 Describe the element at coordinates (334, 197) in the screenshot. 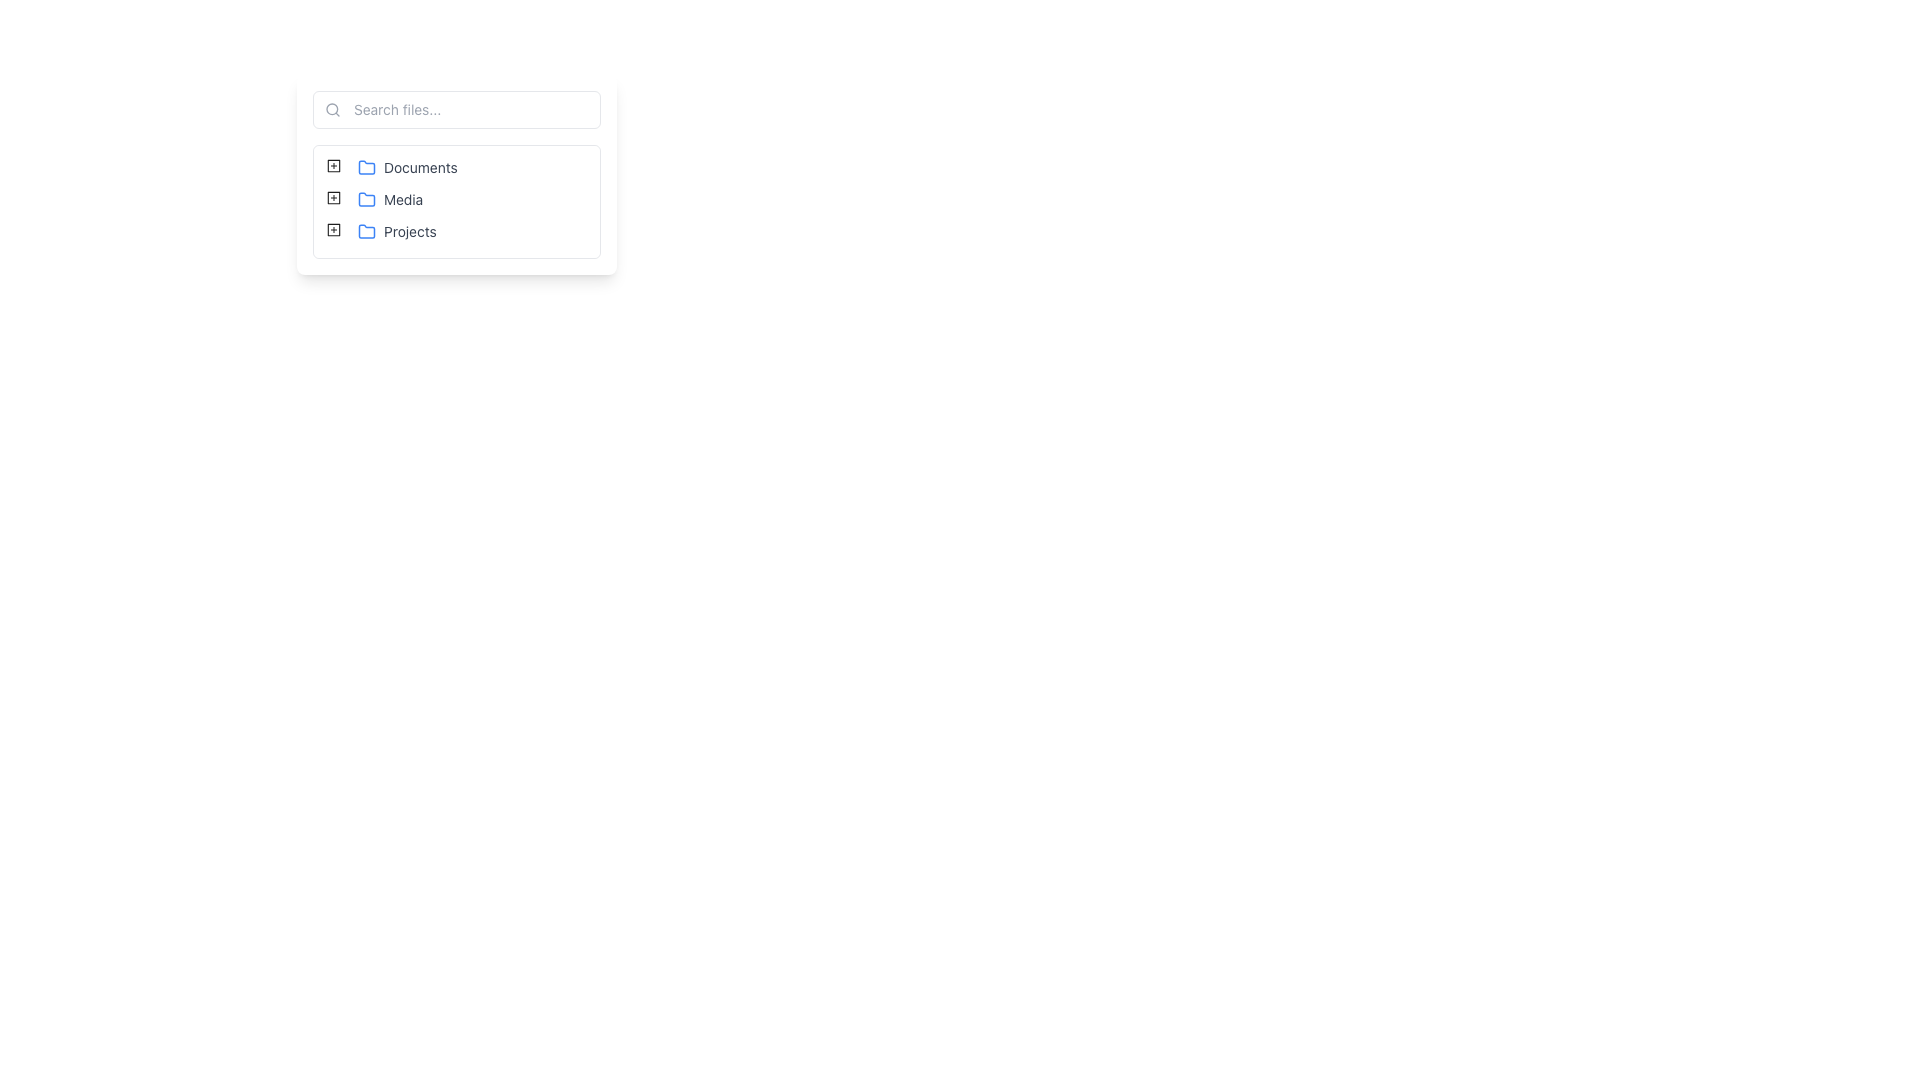

I see `the collapsible/expandable folder icon button located directly to the left of the 'Media' folder label in the hierarchical navigation component` at that location.